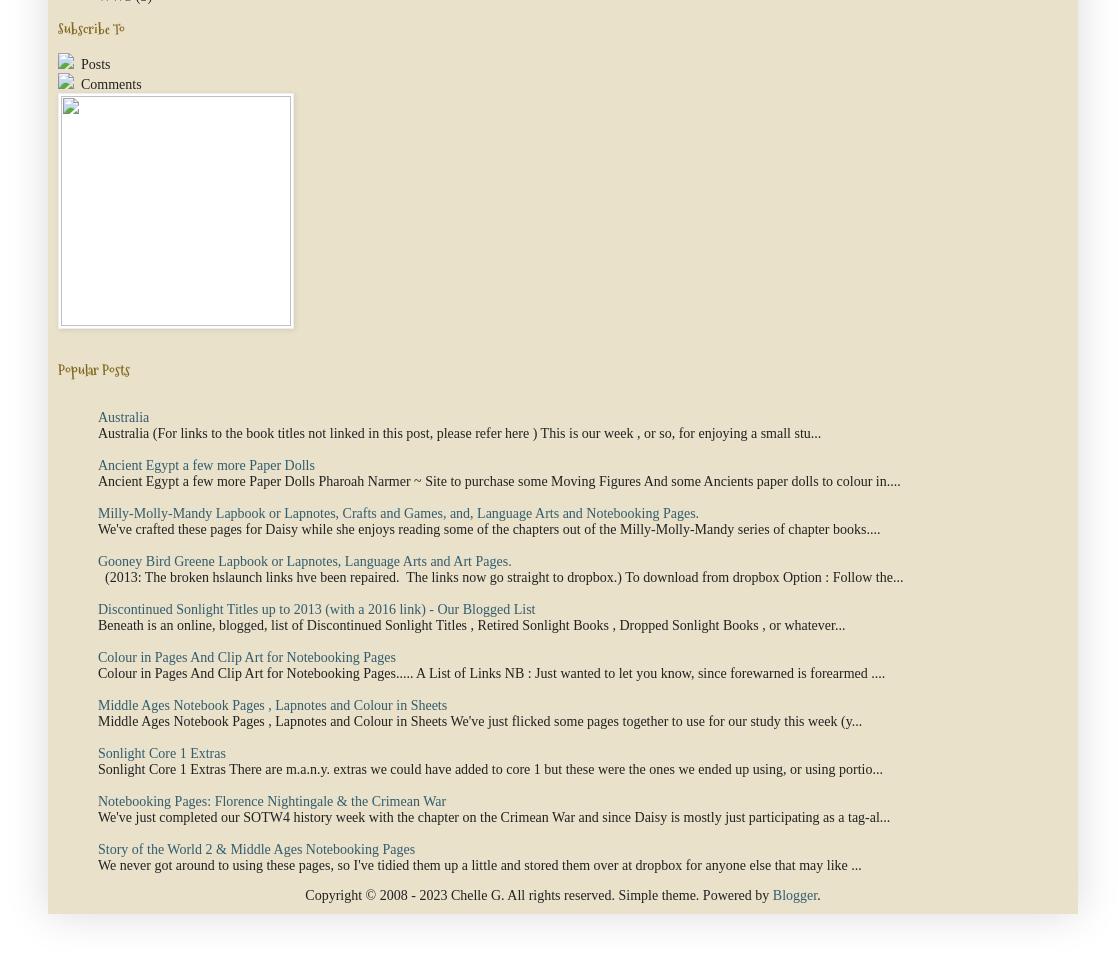 This screenshot has height=961, width=1118. What do you see at coordinates (537, 894) in the screenshot?
I see `'Copyright © 2008 - 2023 Chelle G.  All rights reserved. Simple theme. Powered by'` at bounding box center [537, 894].